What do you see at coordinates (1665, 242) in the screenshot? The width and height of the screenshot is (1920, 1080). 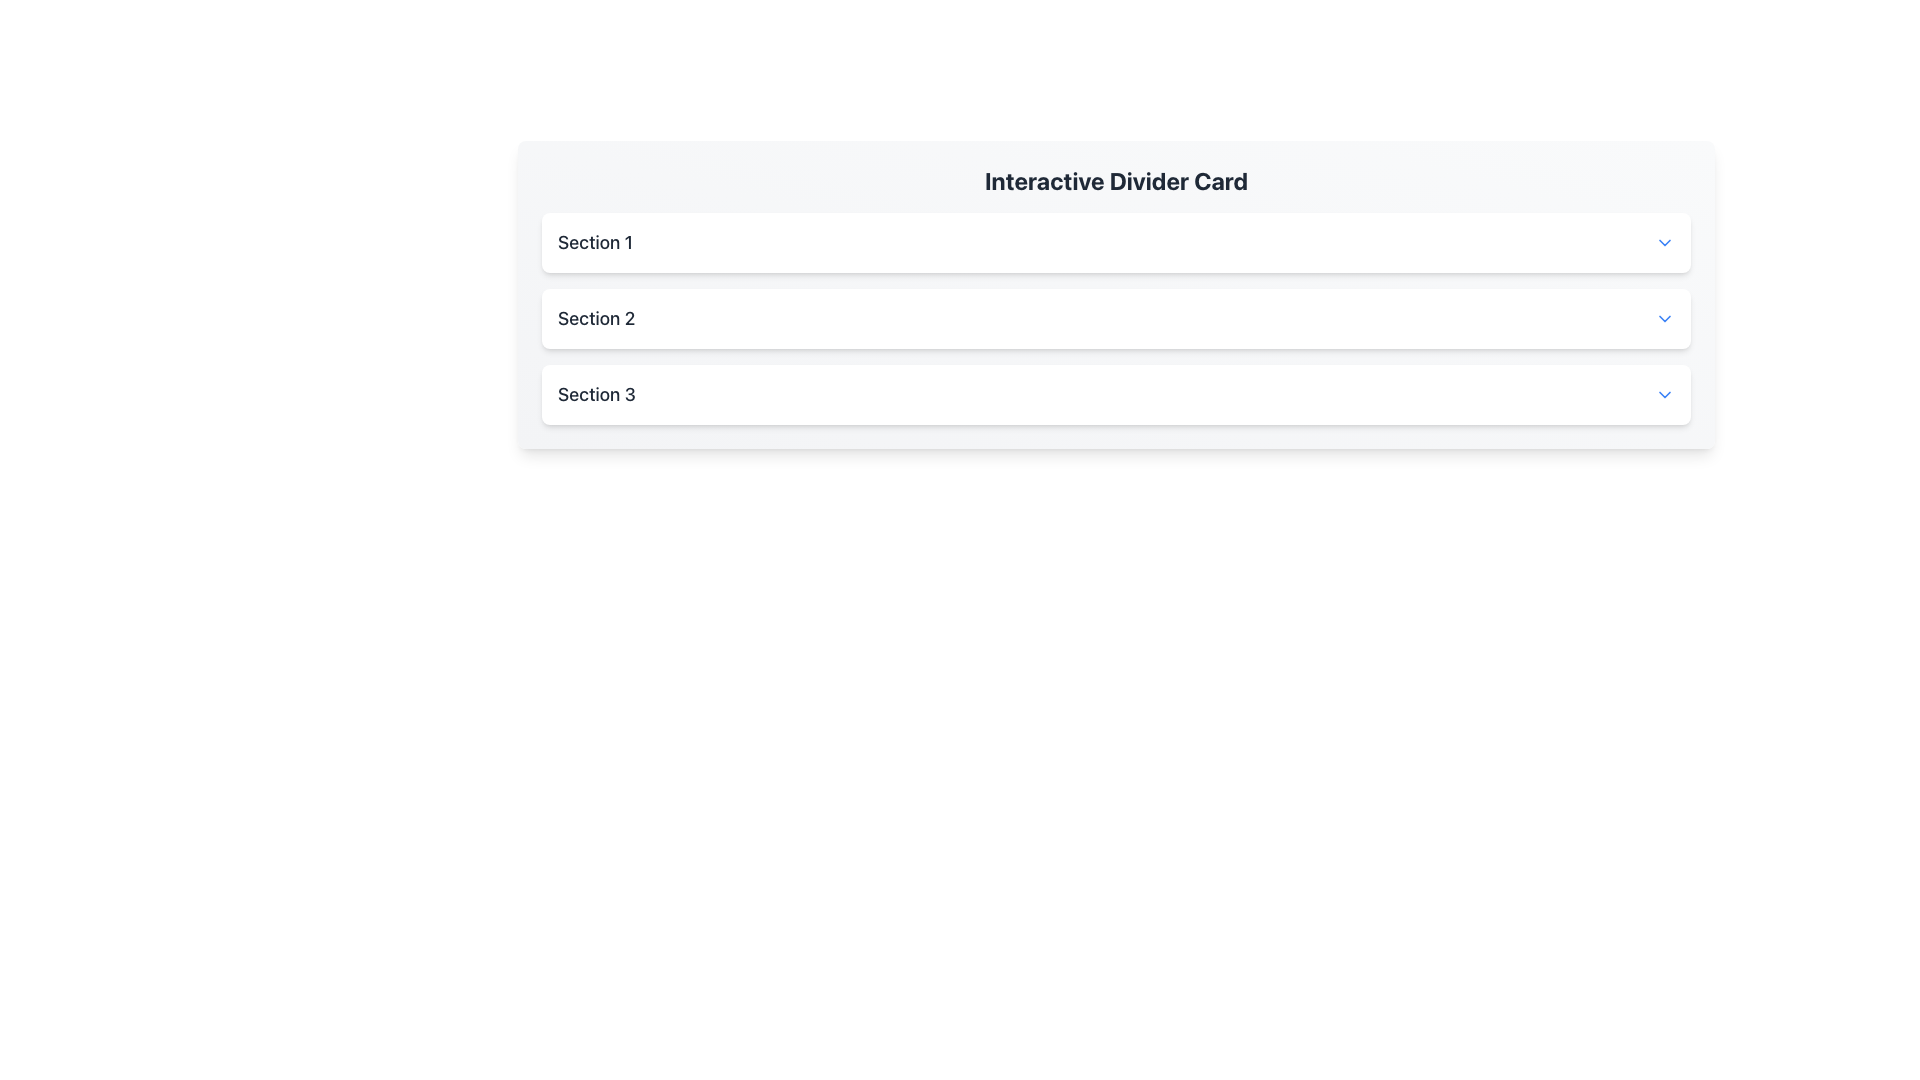 I see `the expand/collapse icon for 'Section 1' located at the far right end of the header` at bounding box center [1665, 242].